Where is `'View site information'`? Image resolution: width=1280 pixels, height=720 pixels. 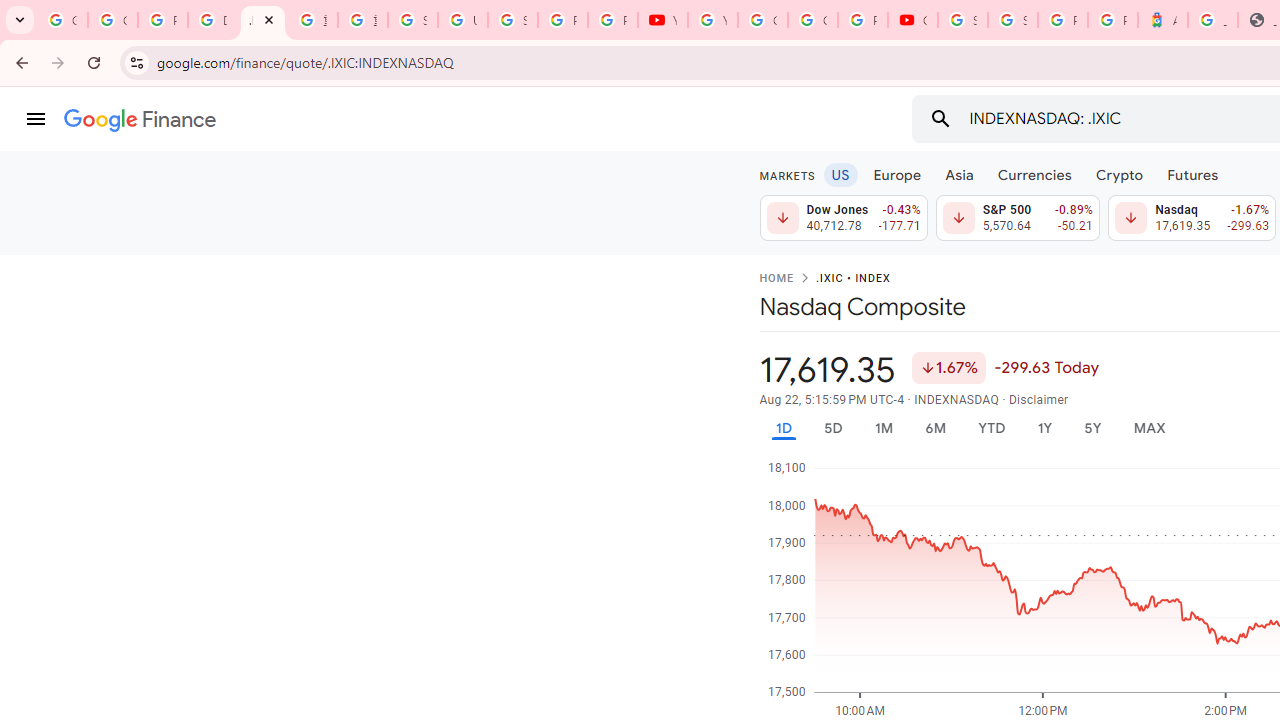
'View site information' is located at coordinates (135, 61).